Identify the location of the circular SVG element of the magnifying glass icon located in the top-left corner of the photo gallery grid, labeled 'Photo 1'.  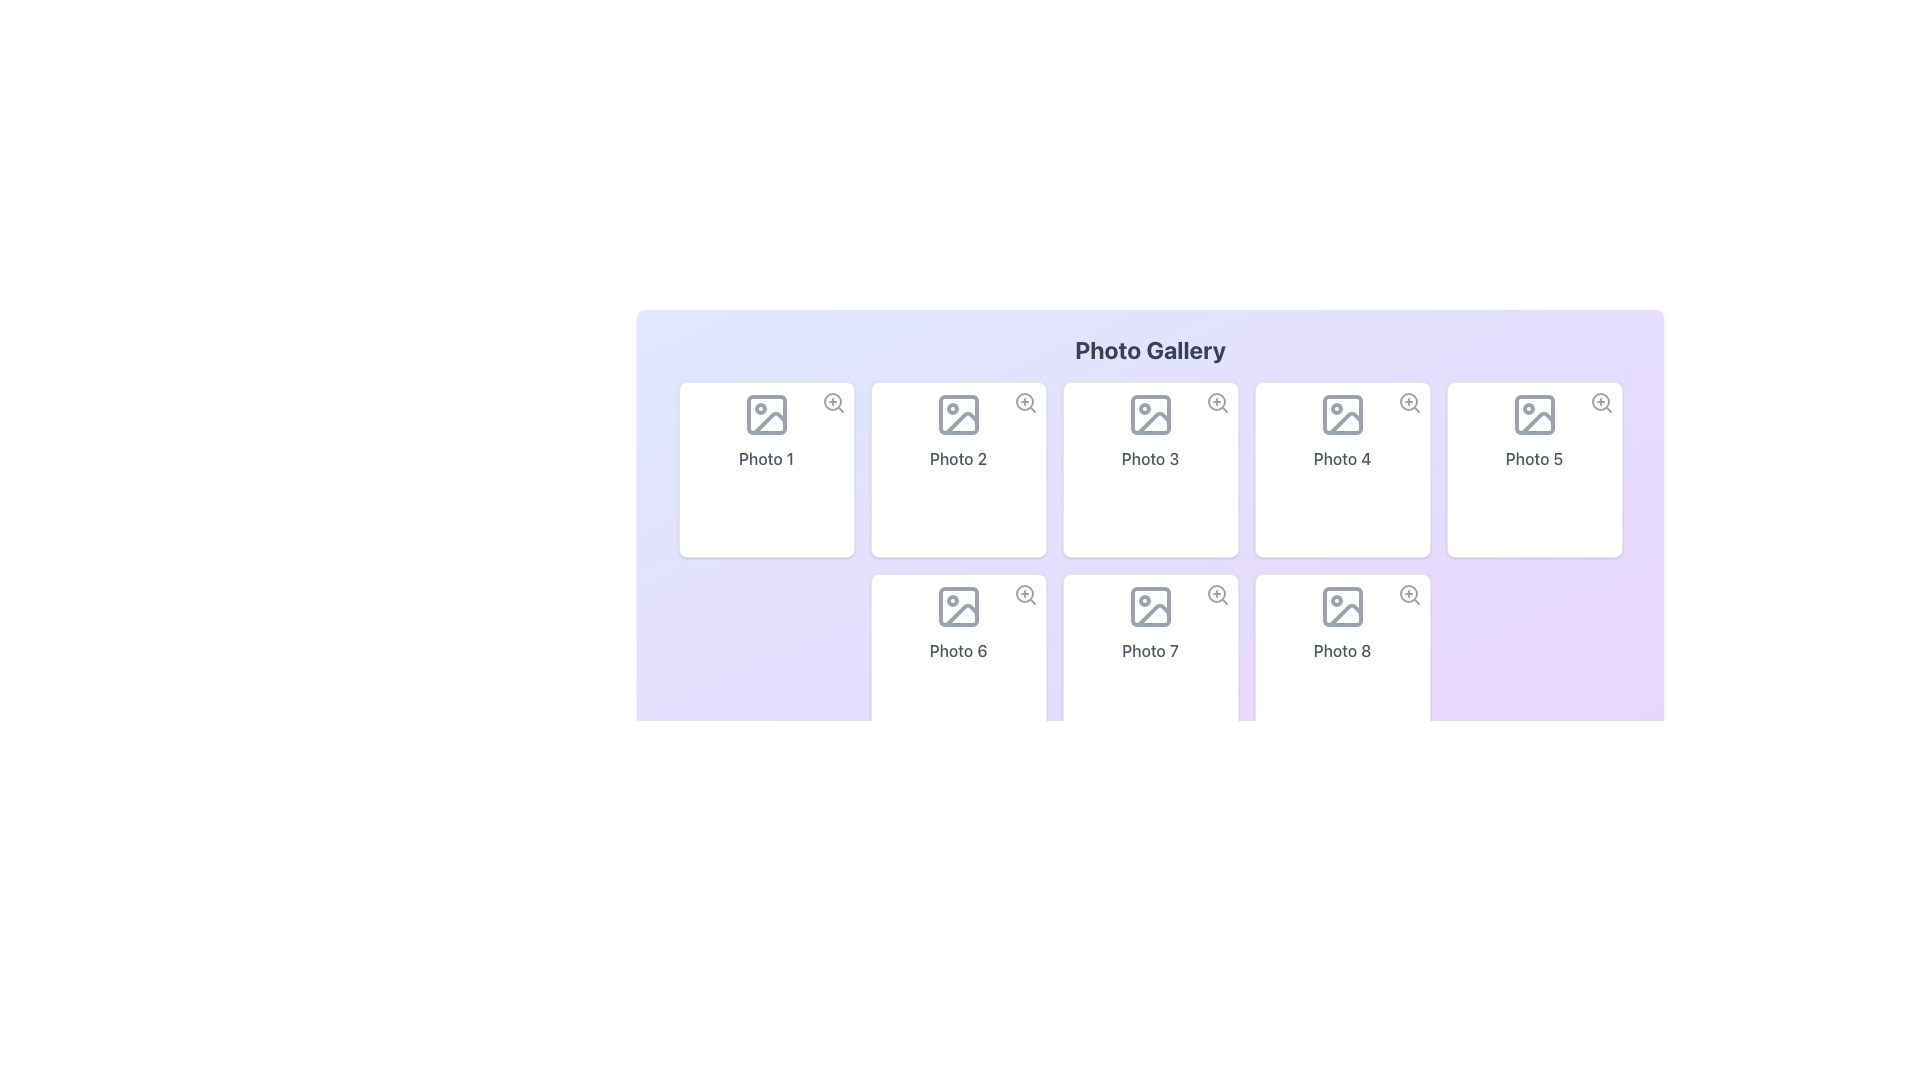
(832, 401).